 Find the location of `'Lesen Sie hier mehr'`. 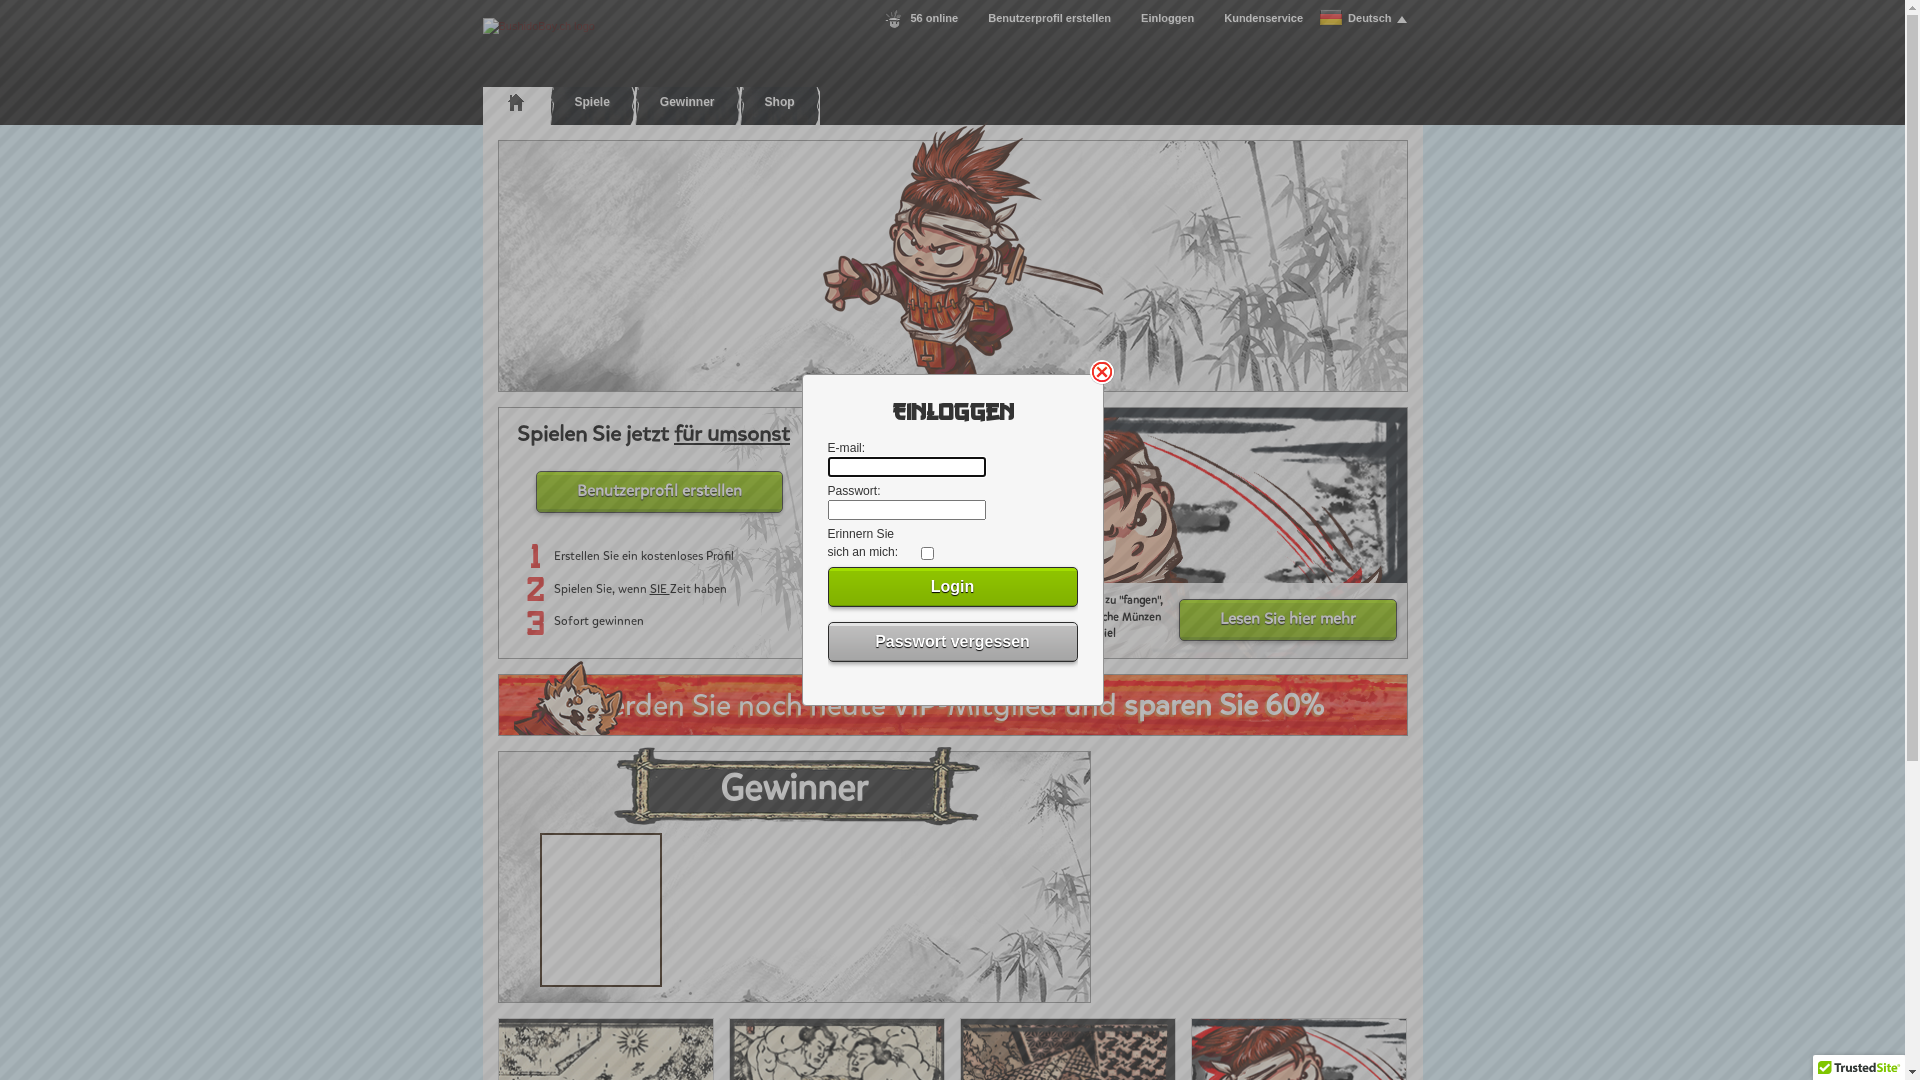

'Lesen Sie hier mehr' is located at coordinates (1286, 619).